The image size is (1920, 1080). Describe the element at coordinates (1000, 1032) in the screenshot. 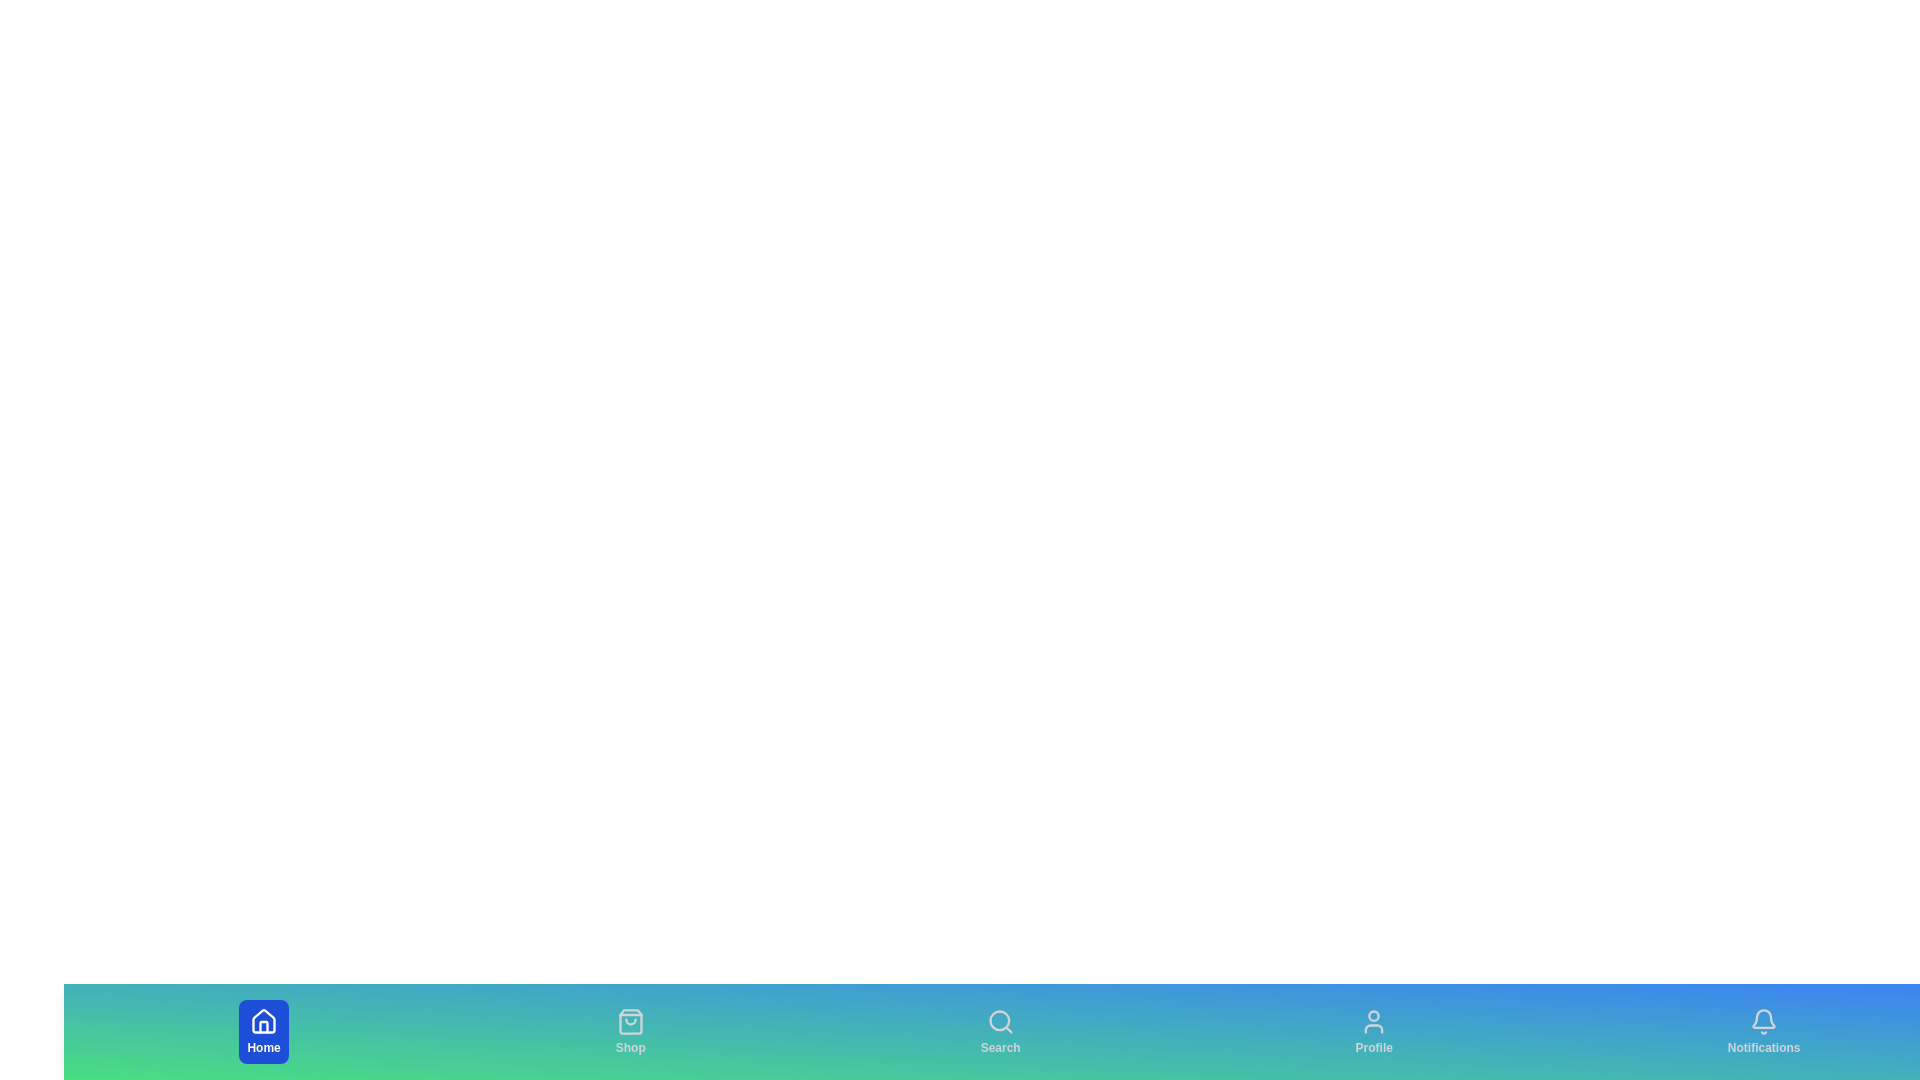

I see `the Search tab to view its hover effects` at that location.